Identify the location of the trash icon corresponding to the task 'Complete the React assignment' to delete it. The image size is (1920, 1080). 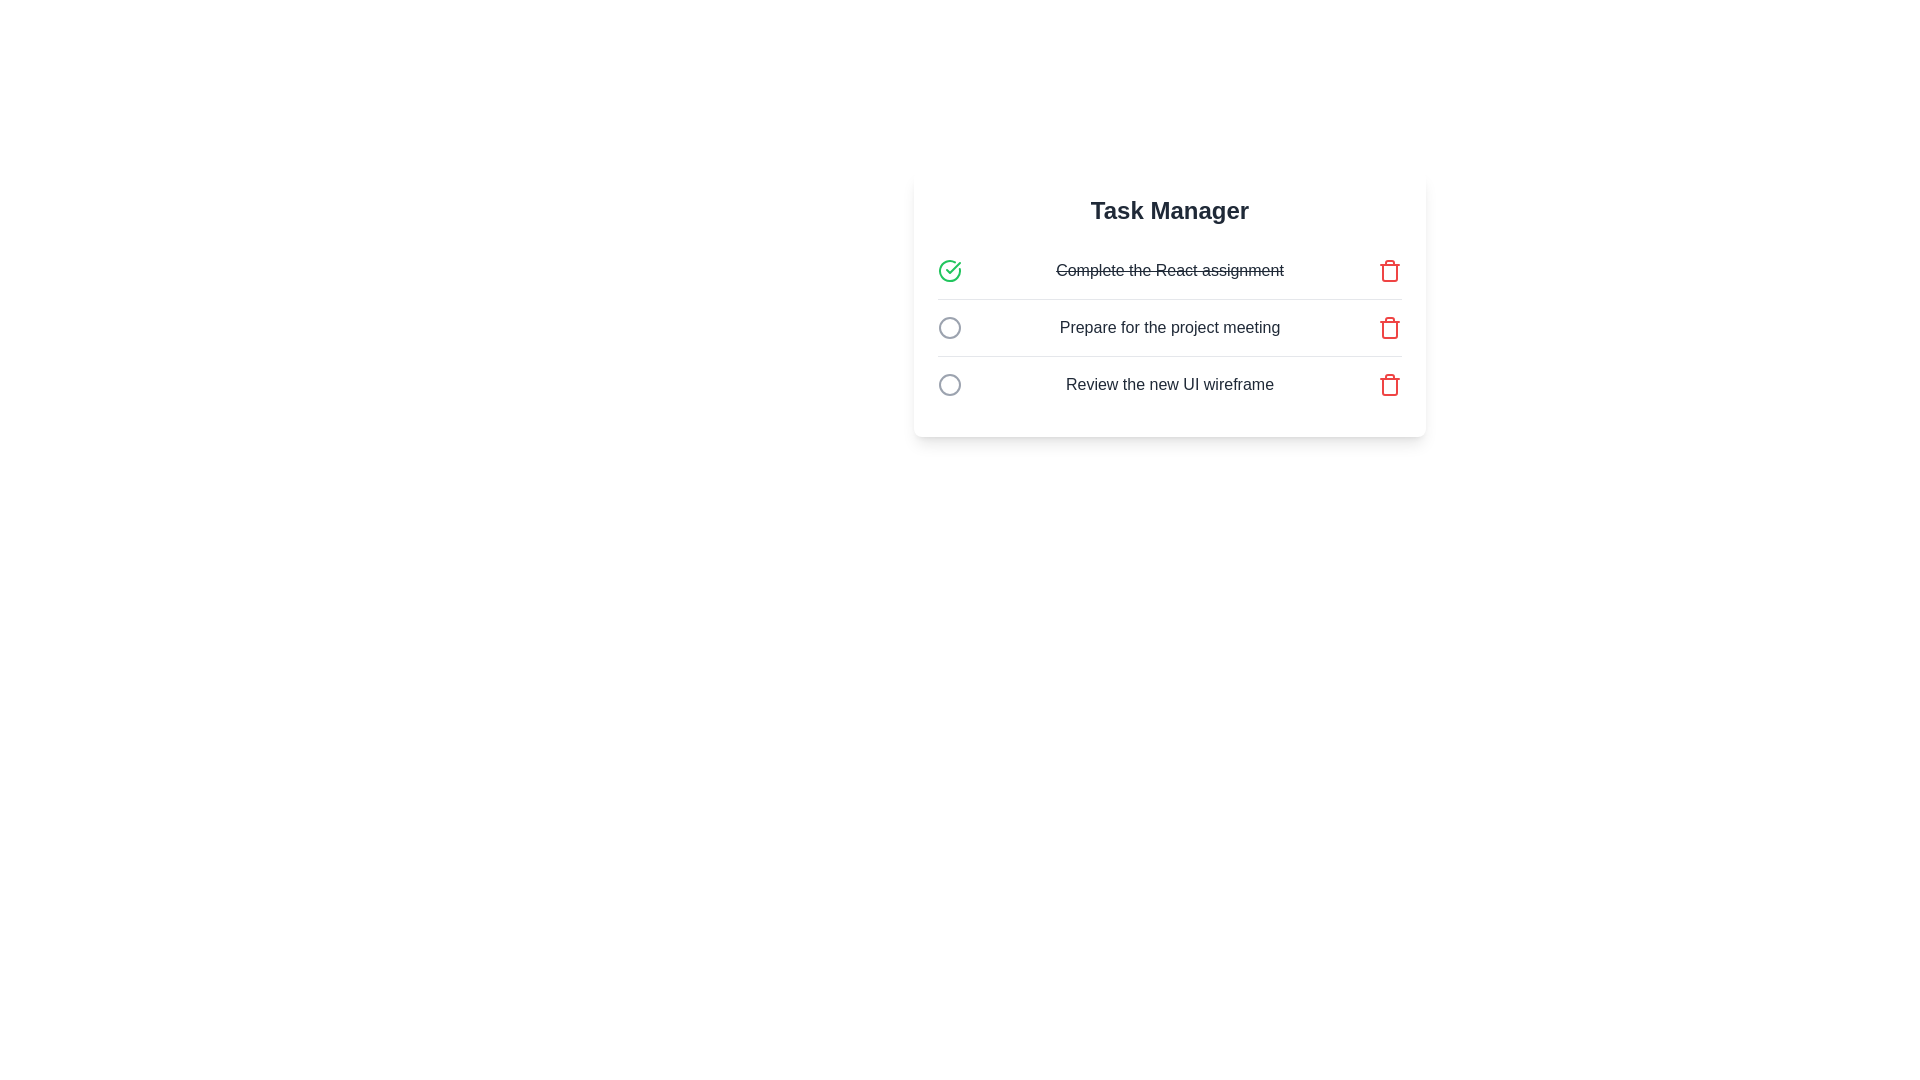
(1389, 270).